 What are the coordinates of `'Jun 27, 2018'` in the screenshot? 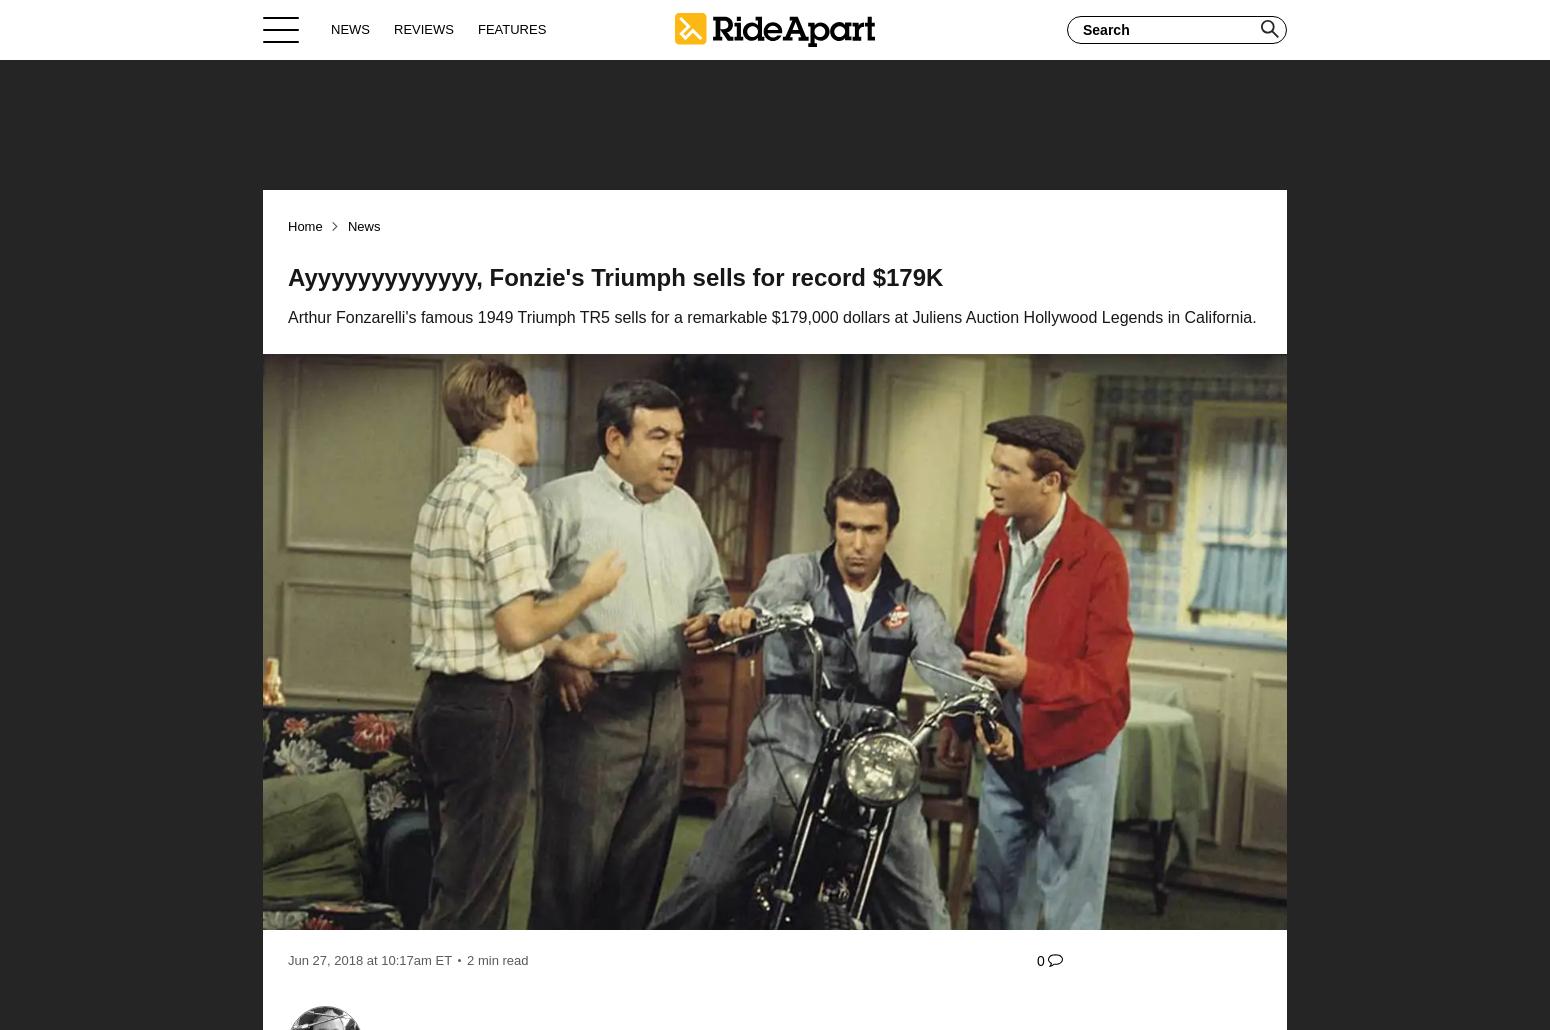 It's located at (287, 958).